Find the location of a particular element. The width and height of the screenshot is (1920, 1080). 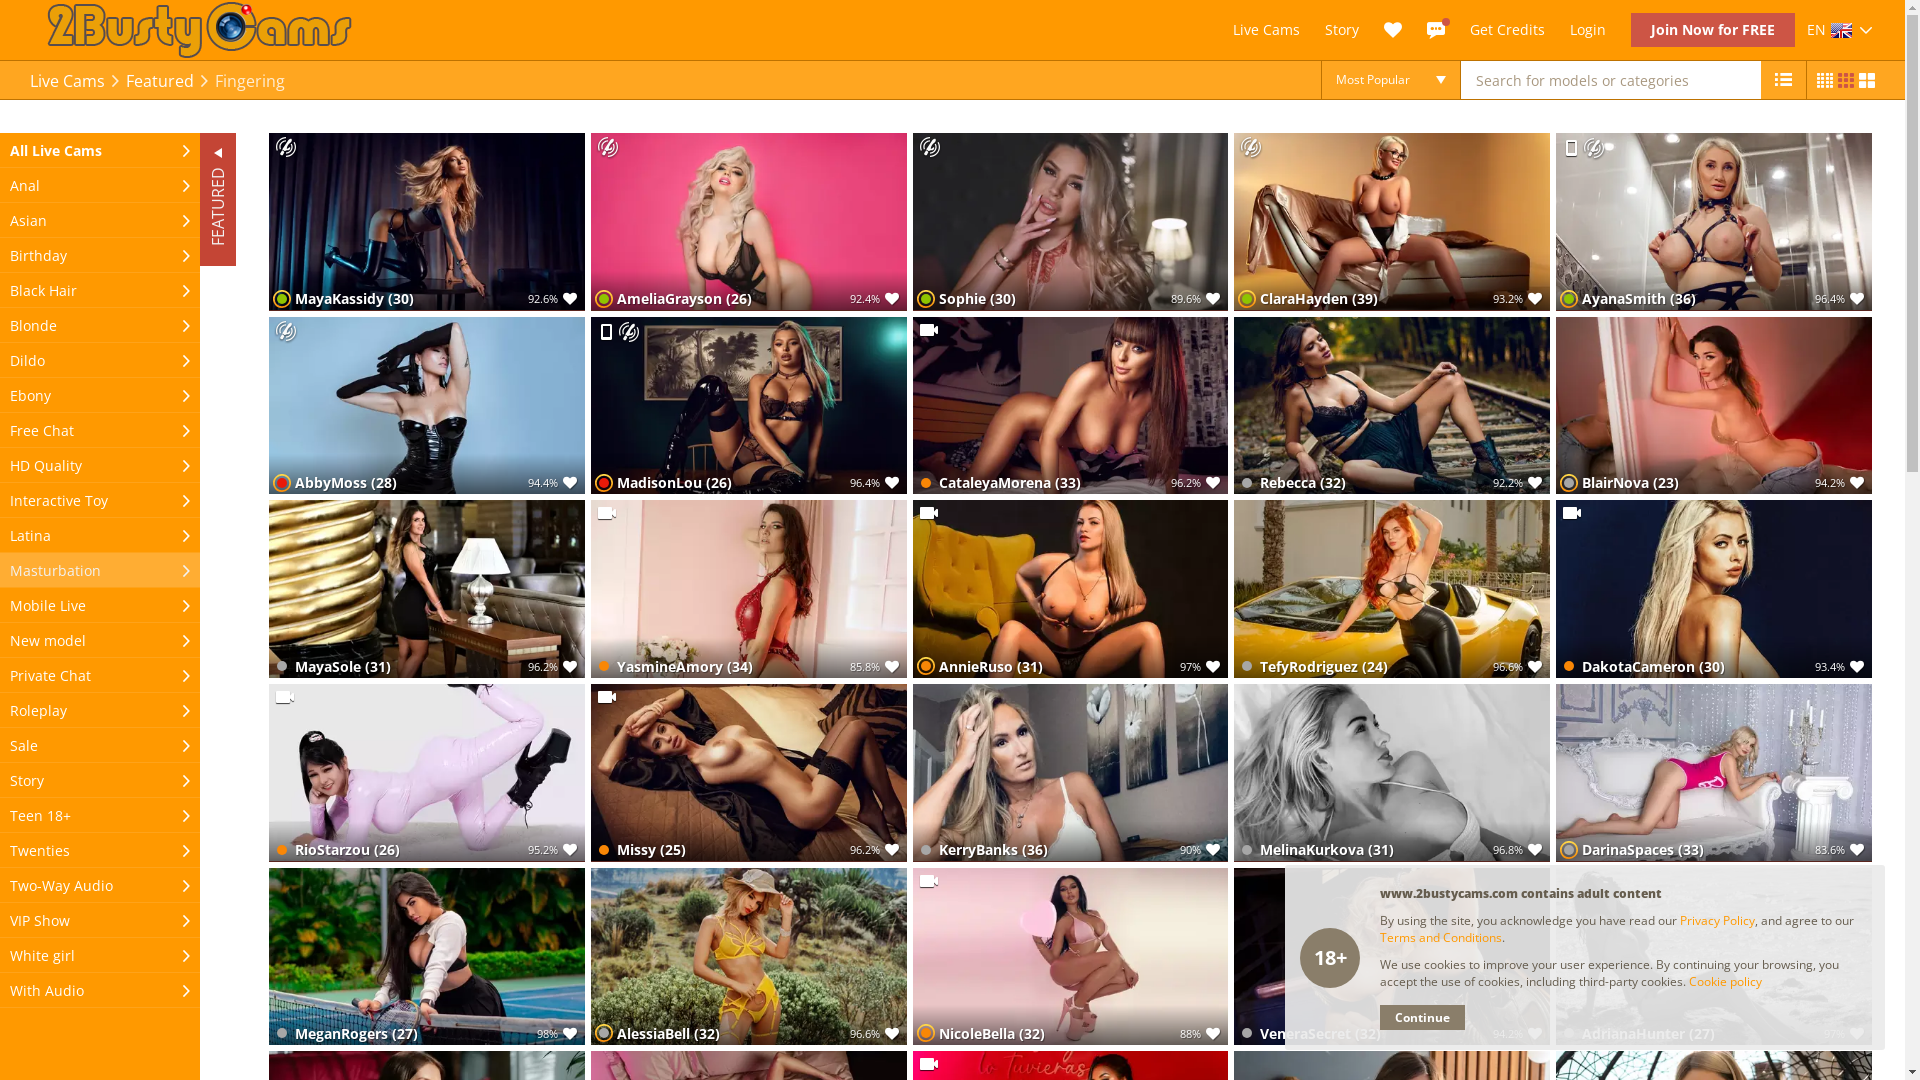

'New model' is located at coordinates (99, 640).